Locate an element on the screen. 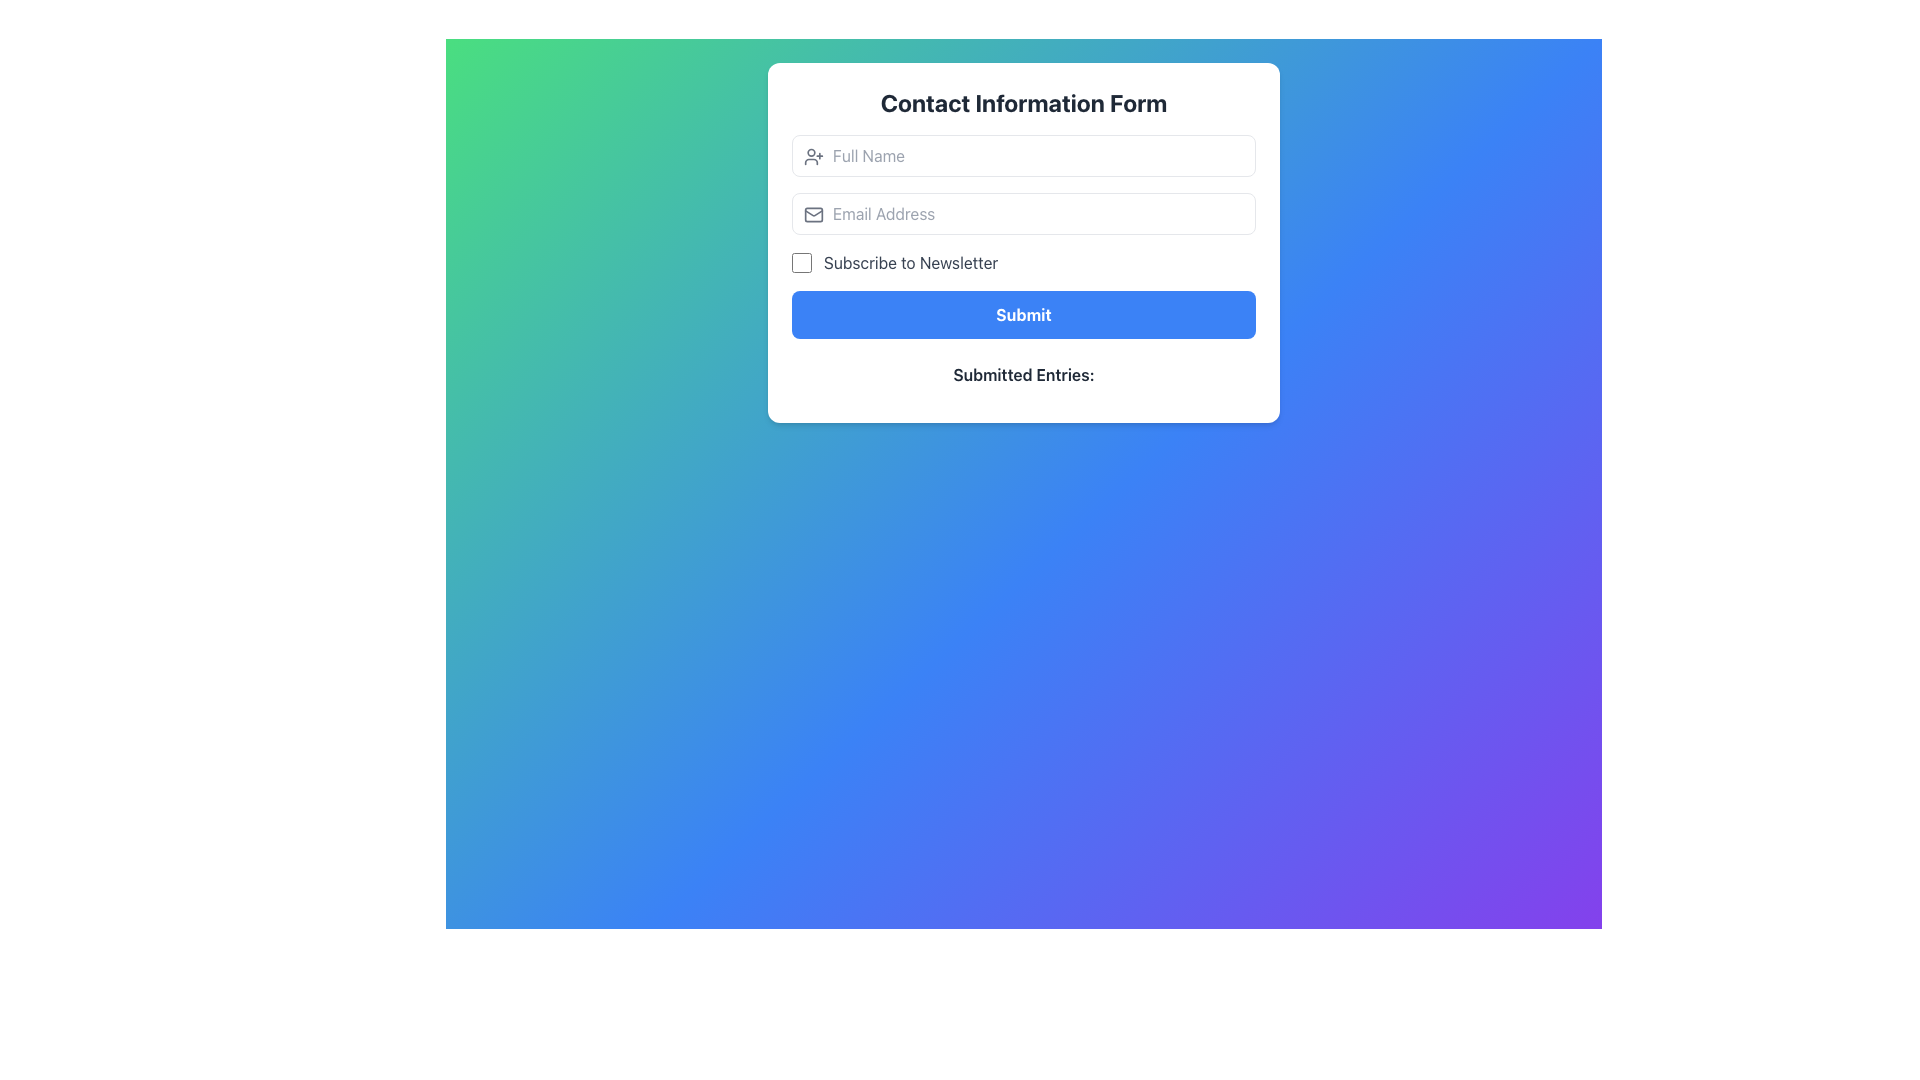 This screenshot has height=1080, width=1920. the checkbox is located at coordinates (801, 261).